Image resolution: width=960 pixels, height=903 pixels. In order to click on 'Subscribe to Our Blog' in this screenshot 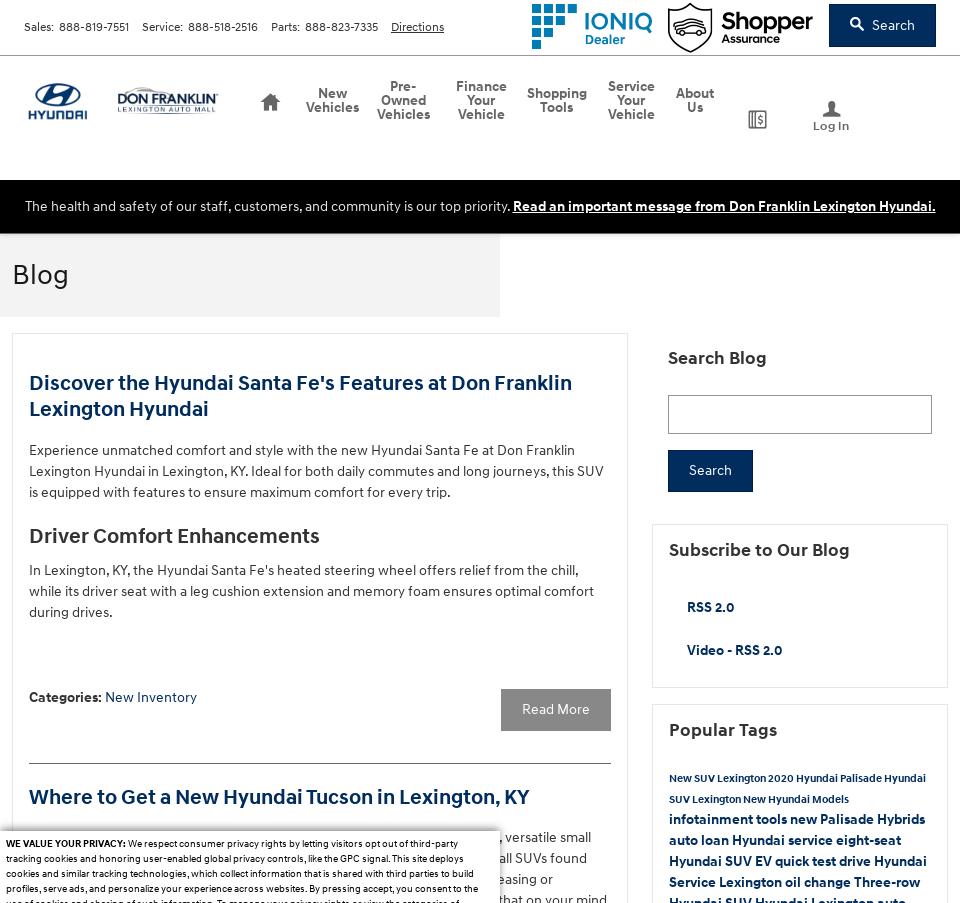, I will do `click(758, 549)`.